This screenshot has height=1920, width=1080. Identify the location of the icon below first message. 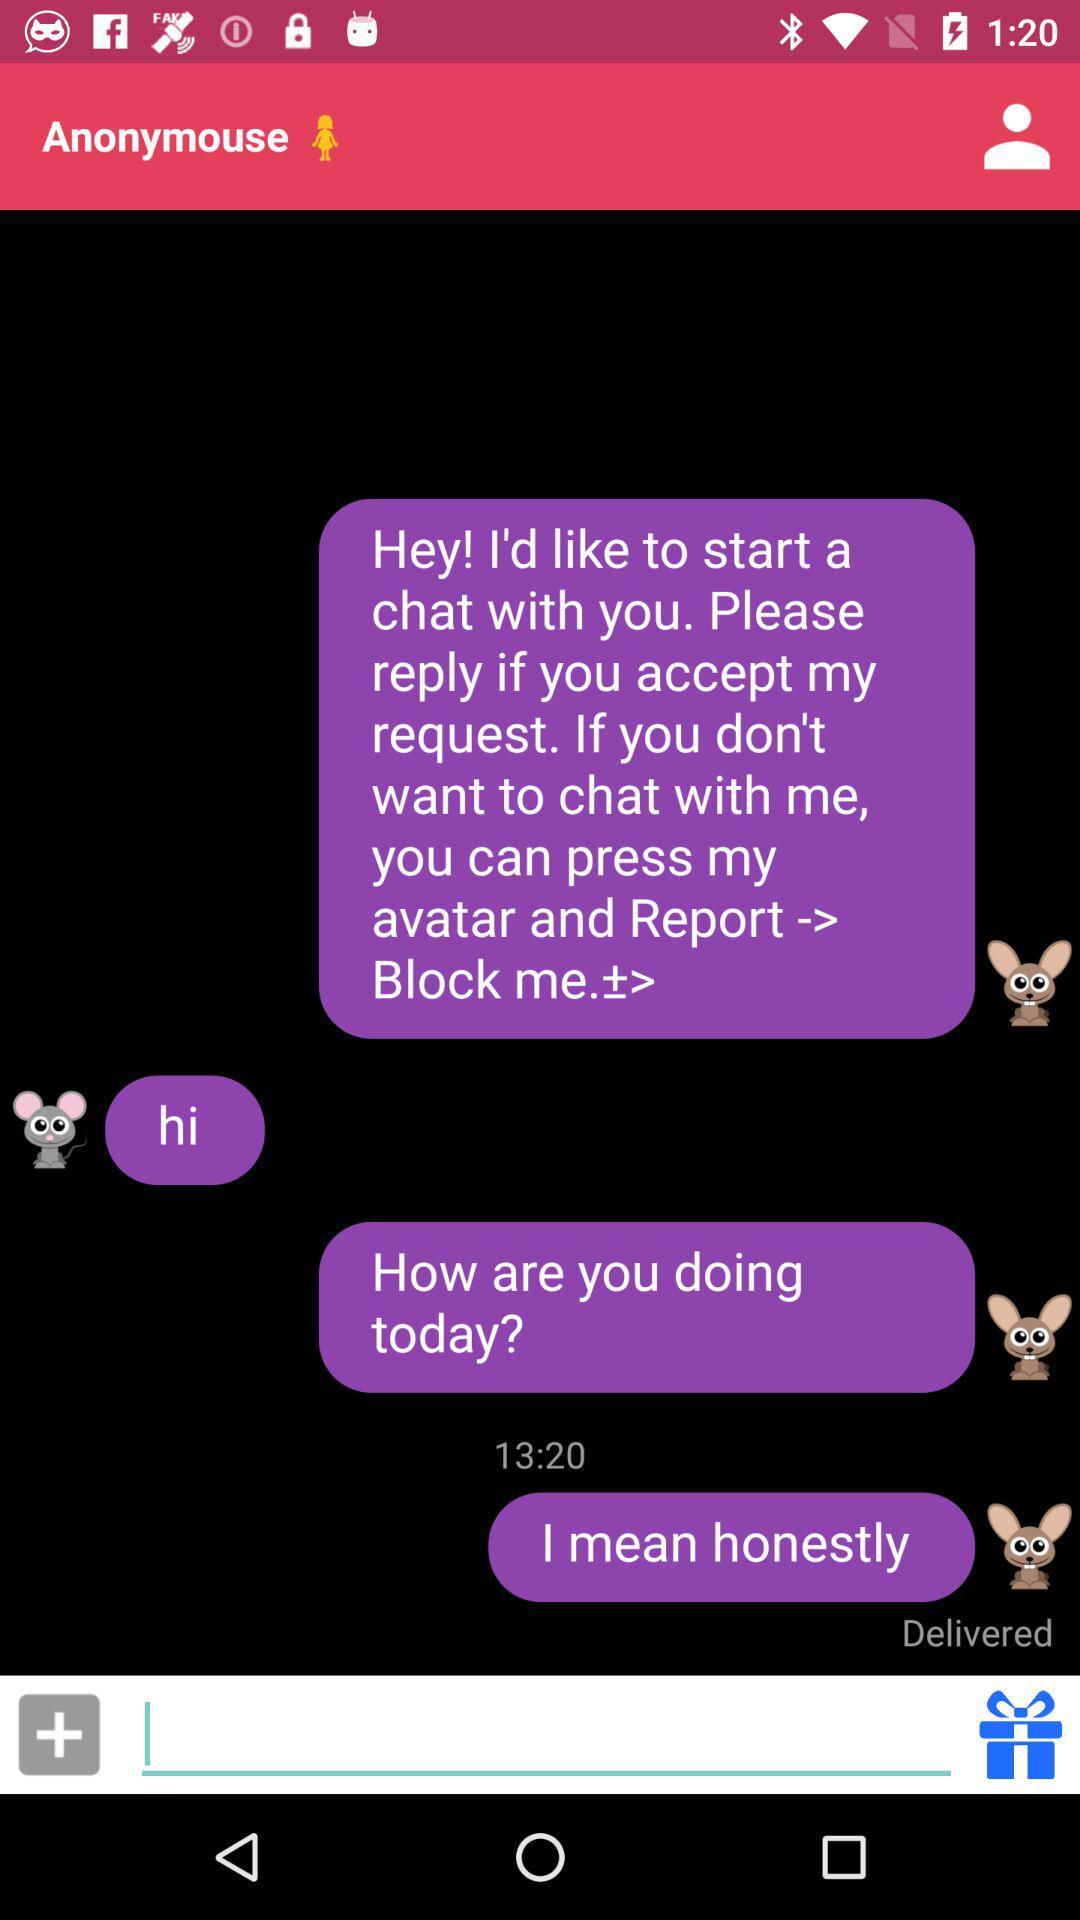
(1029, 983).